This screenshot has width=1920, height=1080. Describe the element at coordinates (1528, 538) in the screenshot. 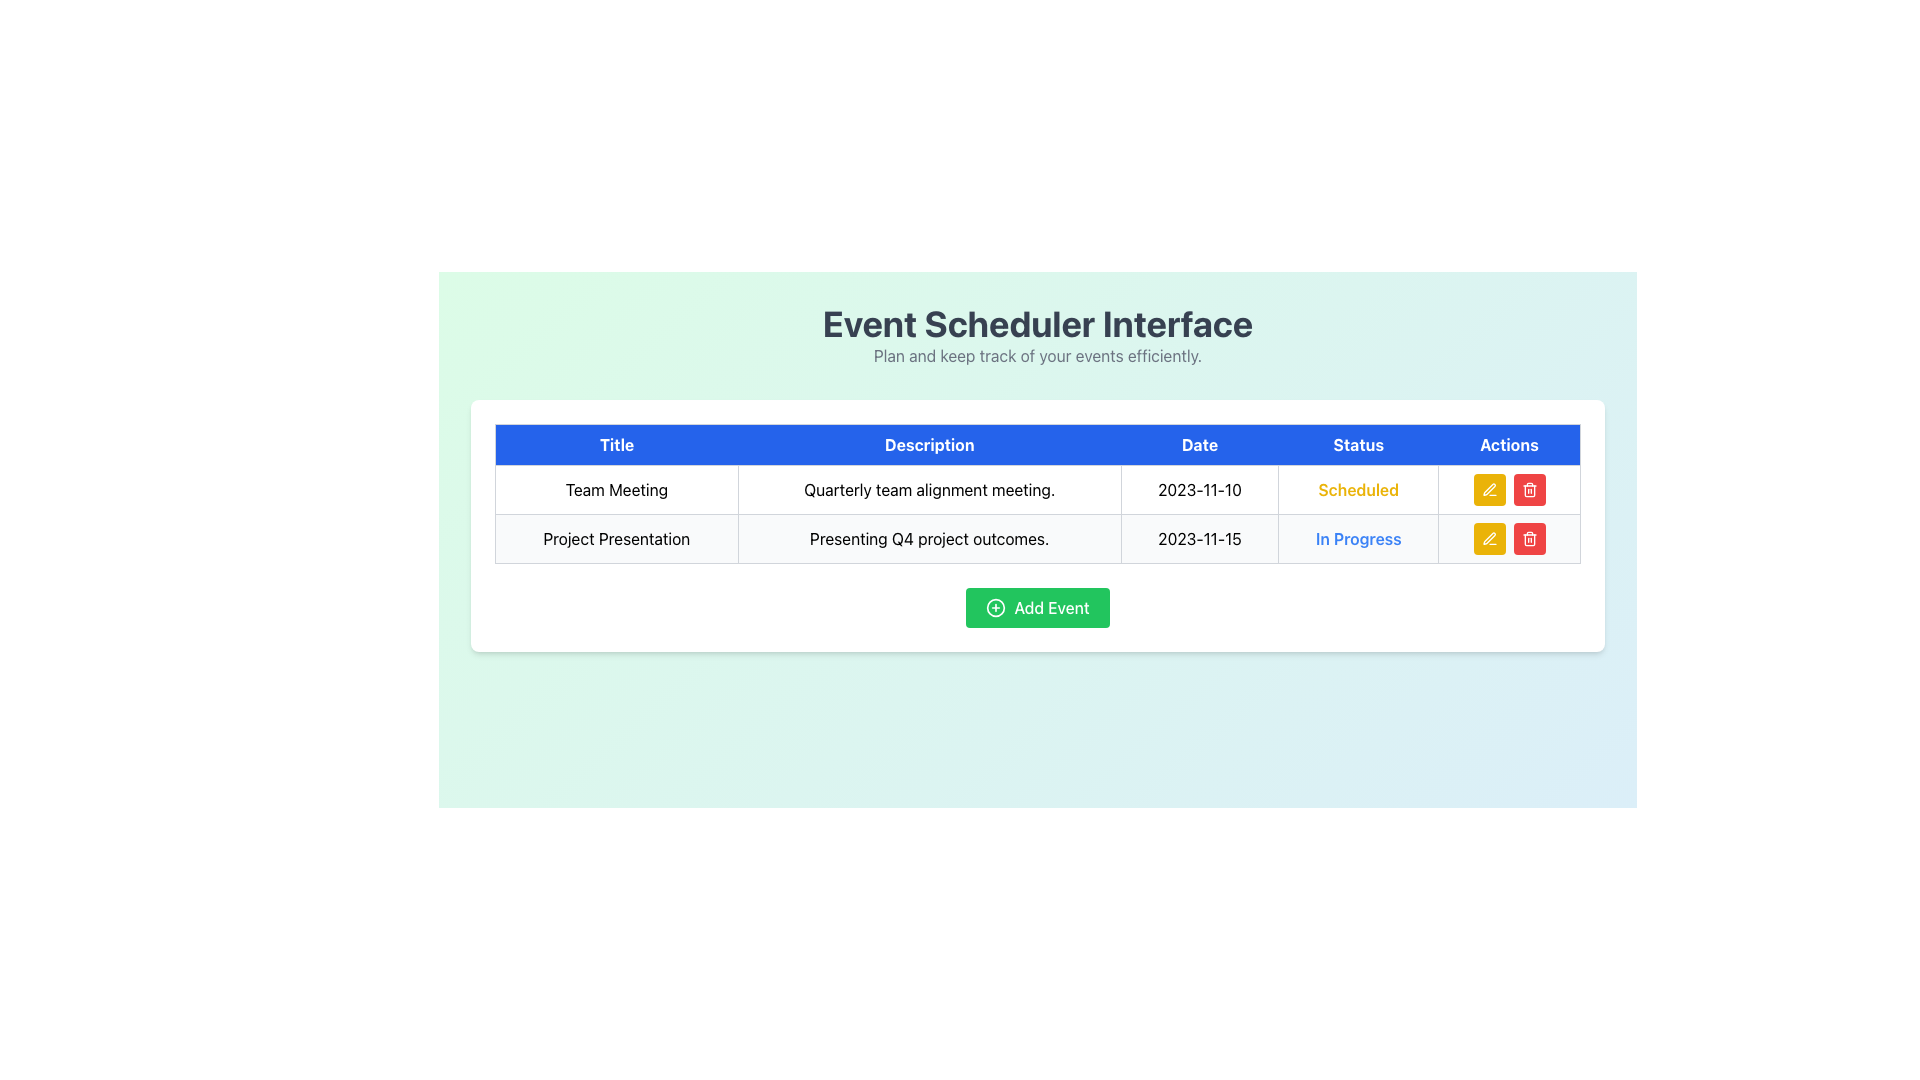

I see `the trash icon button located in the 'Actions' column of the 'Project Presentation' row` at that location.